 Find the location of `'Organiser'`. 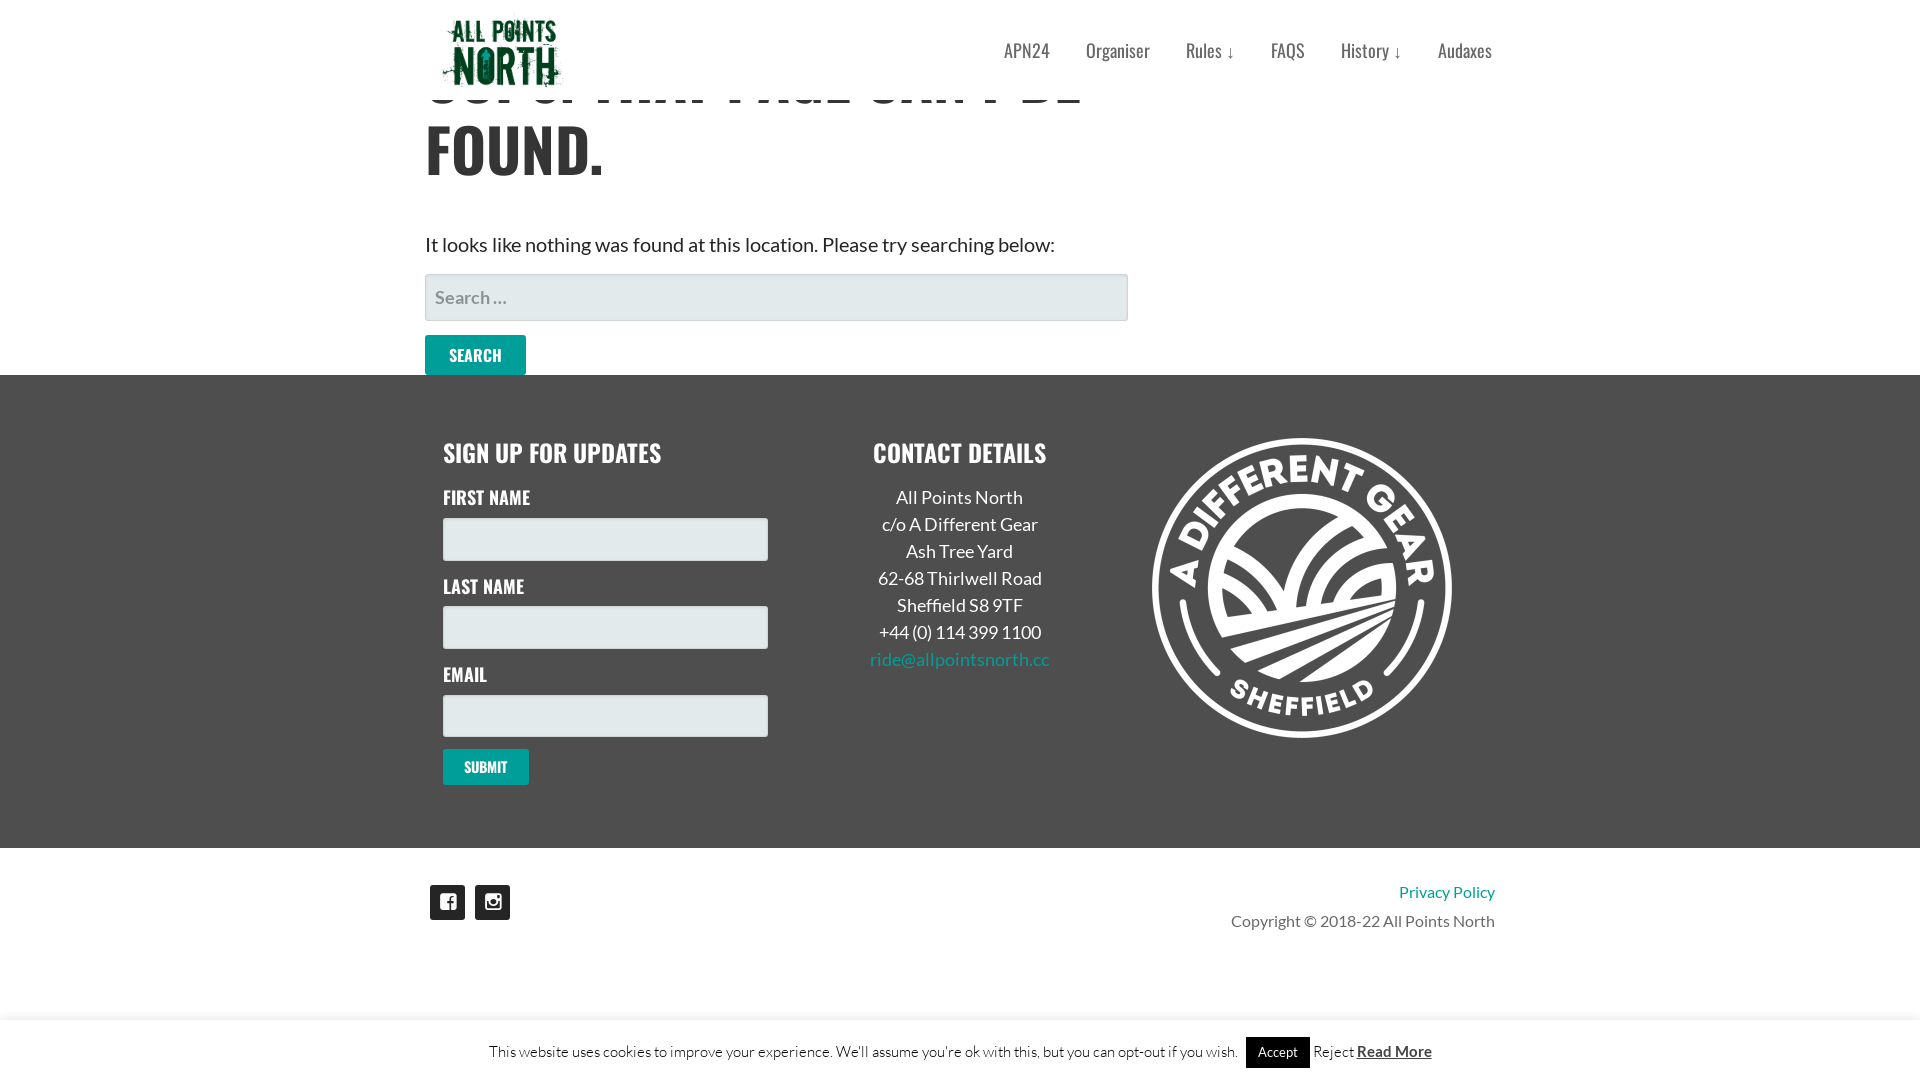

'Organiser' is located at coordinates (1117, 49).